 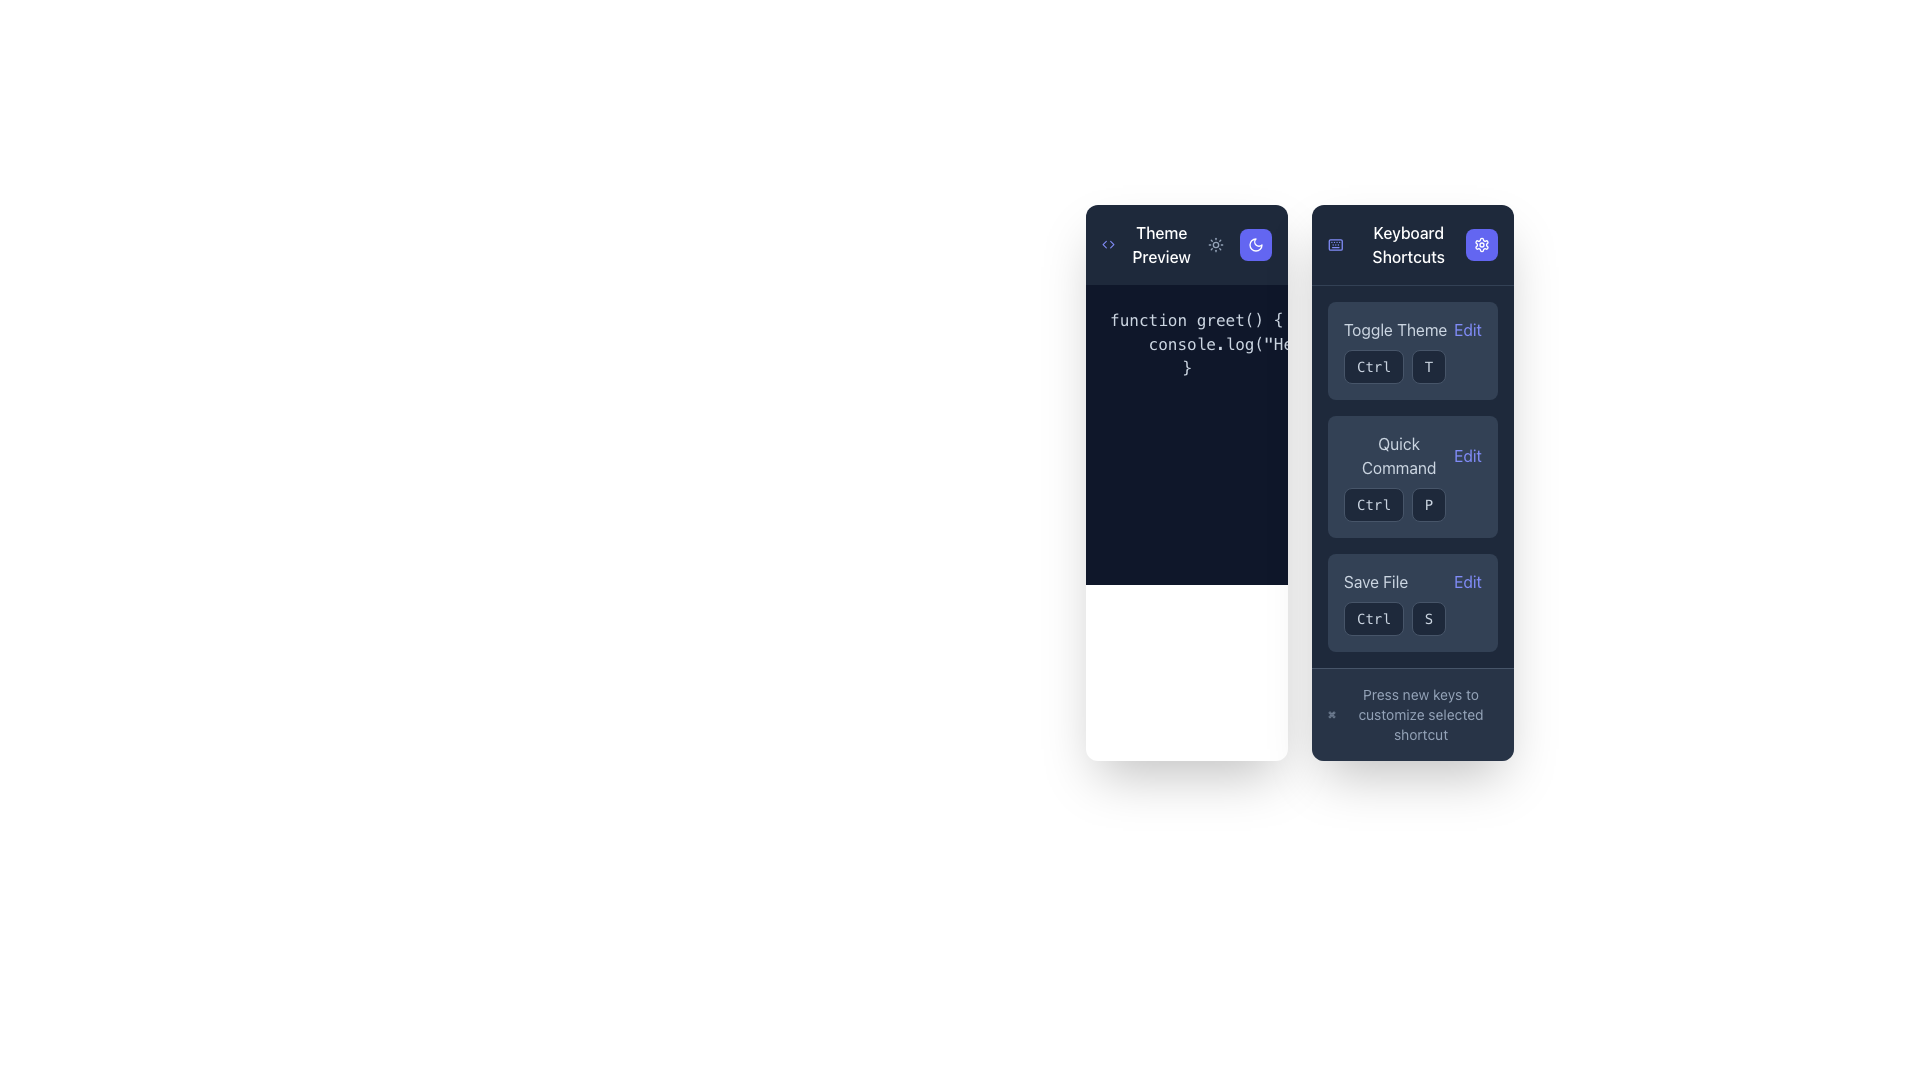 What do you see at coordinates (1255, 244) in the screenshot?
I see `the moon-shaped icon in the top-right corner of the interface` at bounding box center [1255, 244].